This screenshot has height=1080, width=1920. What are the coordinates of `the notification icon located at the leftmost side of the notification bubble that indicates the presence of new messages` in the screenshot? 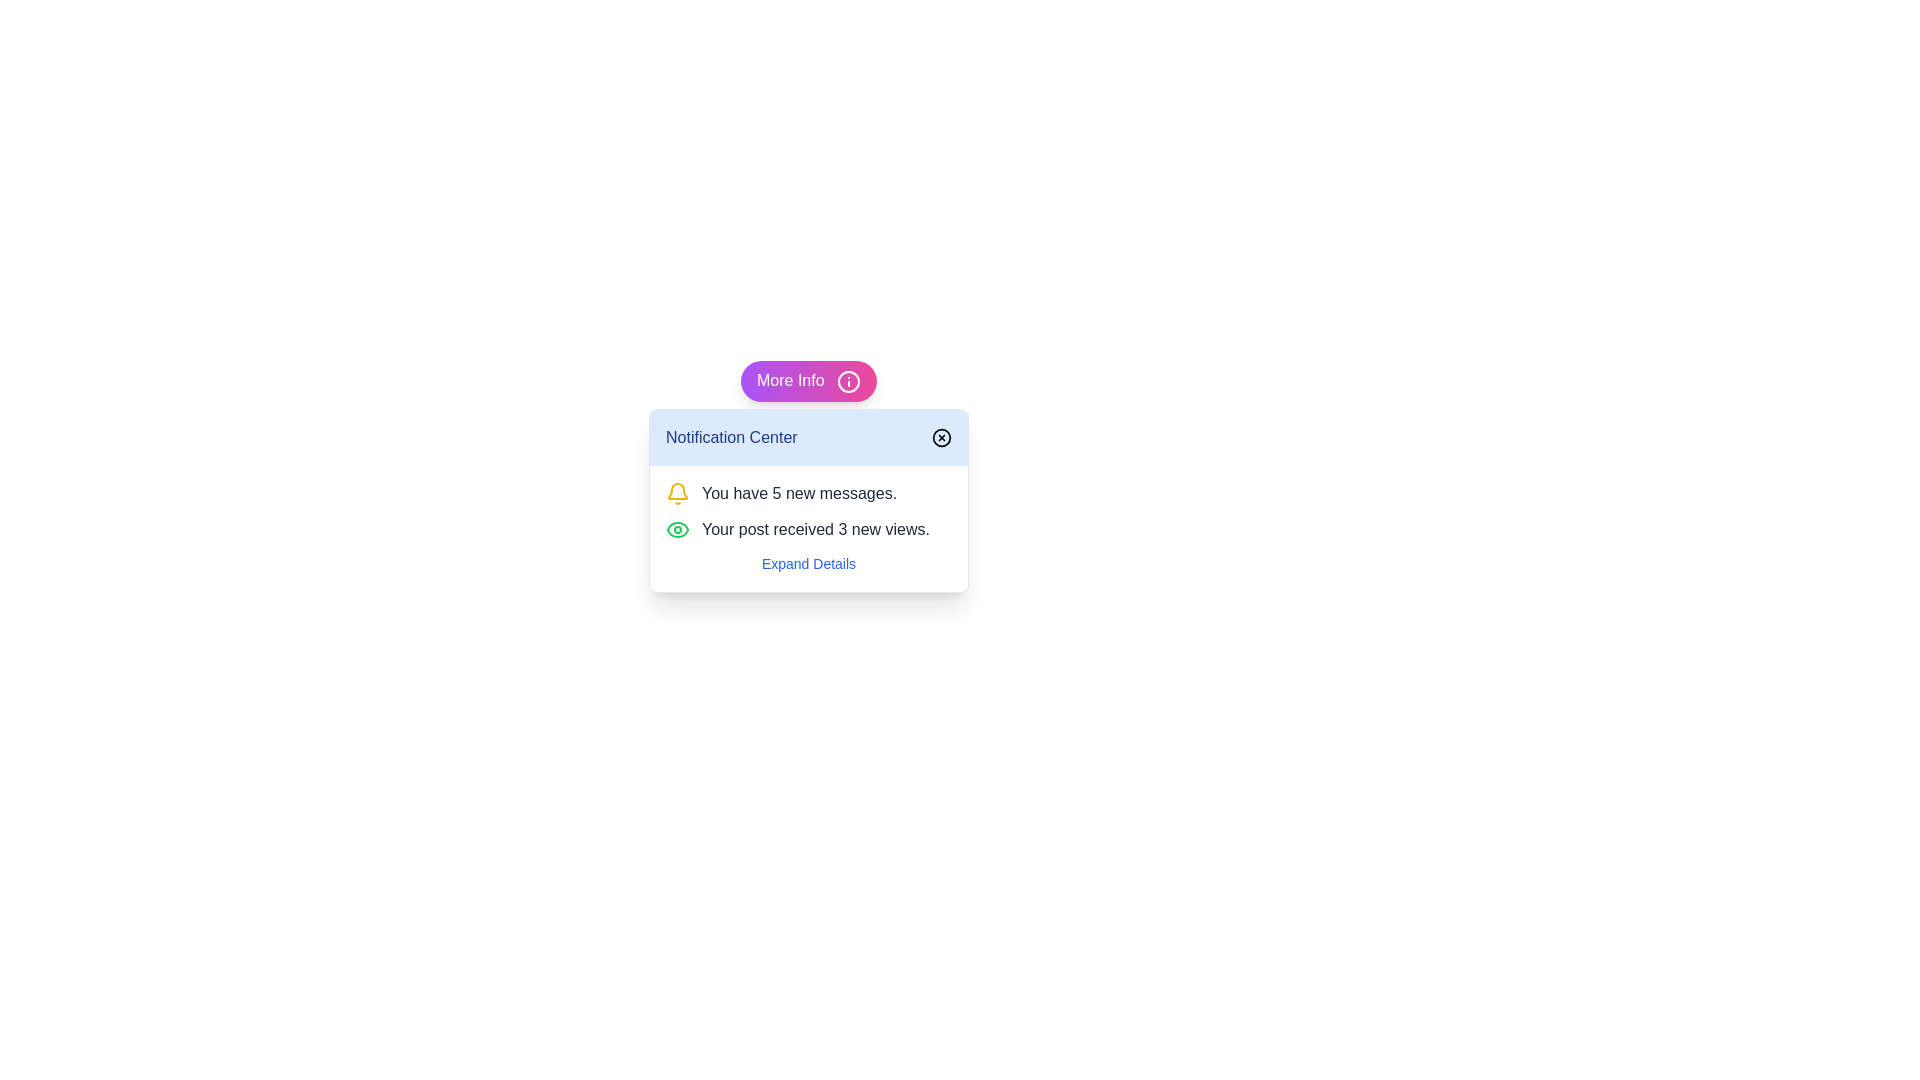 It's located at (677, 493).